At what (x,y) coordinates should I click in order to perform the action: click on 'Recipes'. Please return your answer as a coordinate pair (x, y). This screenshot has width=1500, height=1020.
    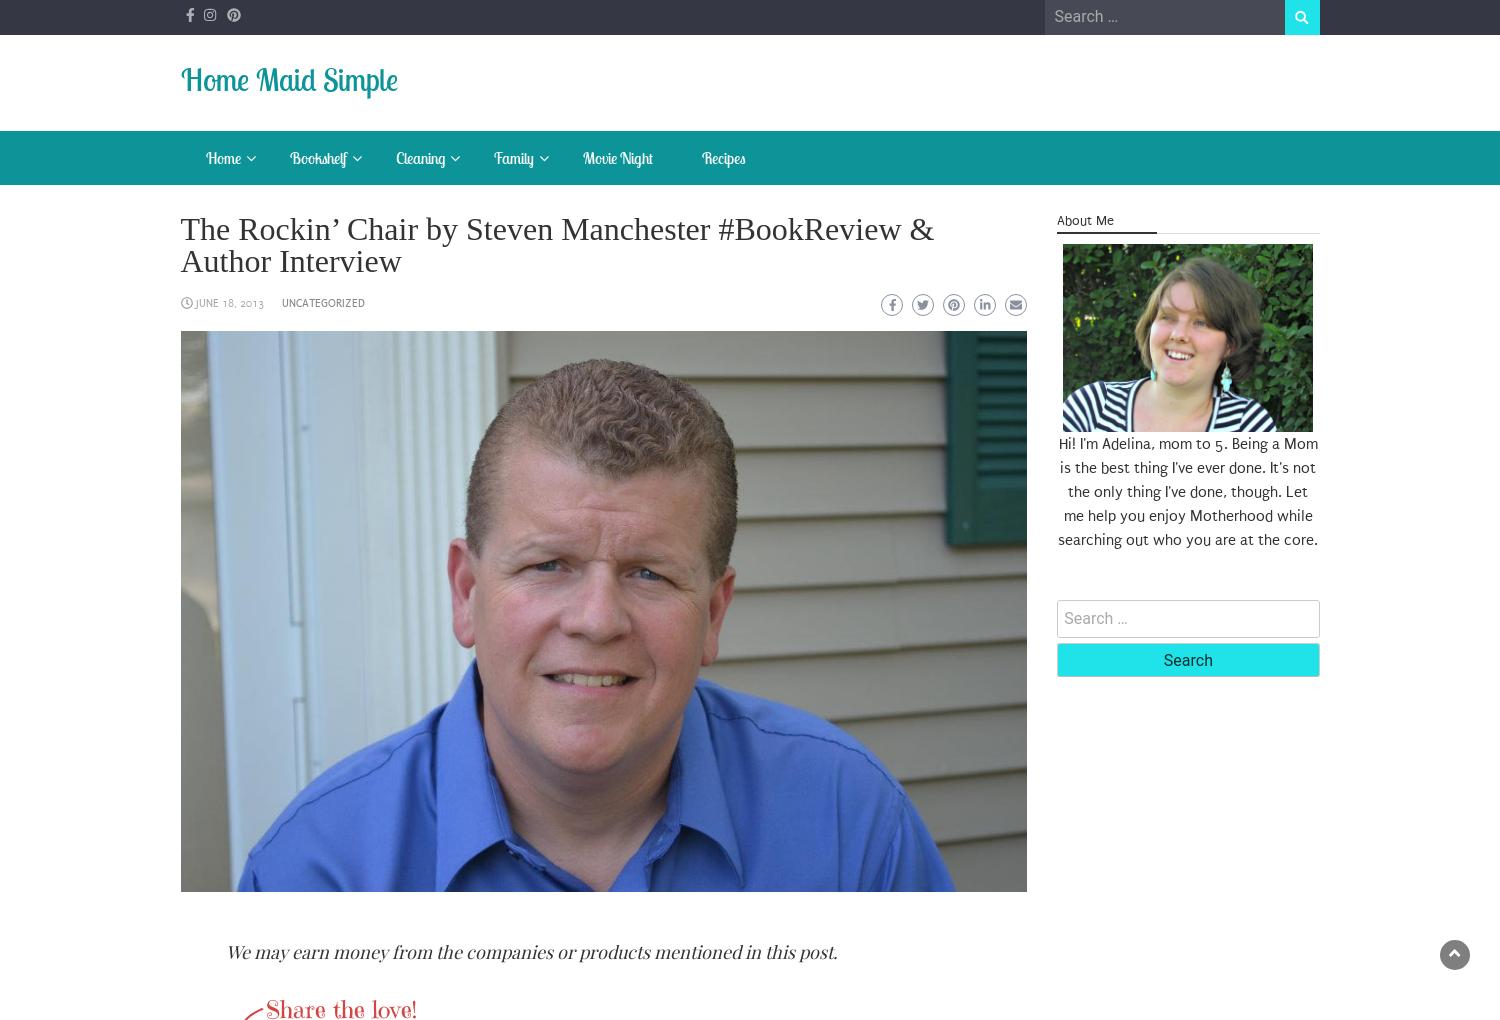
    Looking at the image, I should click on (722, 157).